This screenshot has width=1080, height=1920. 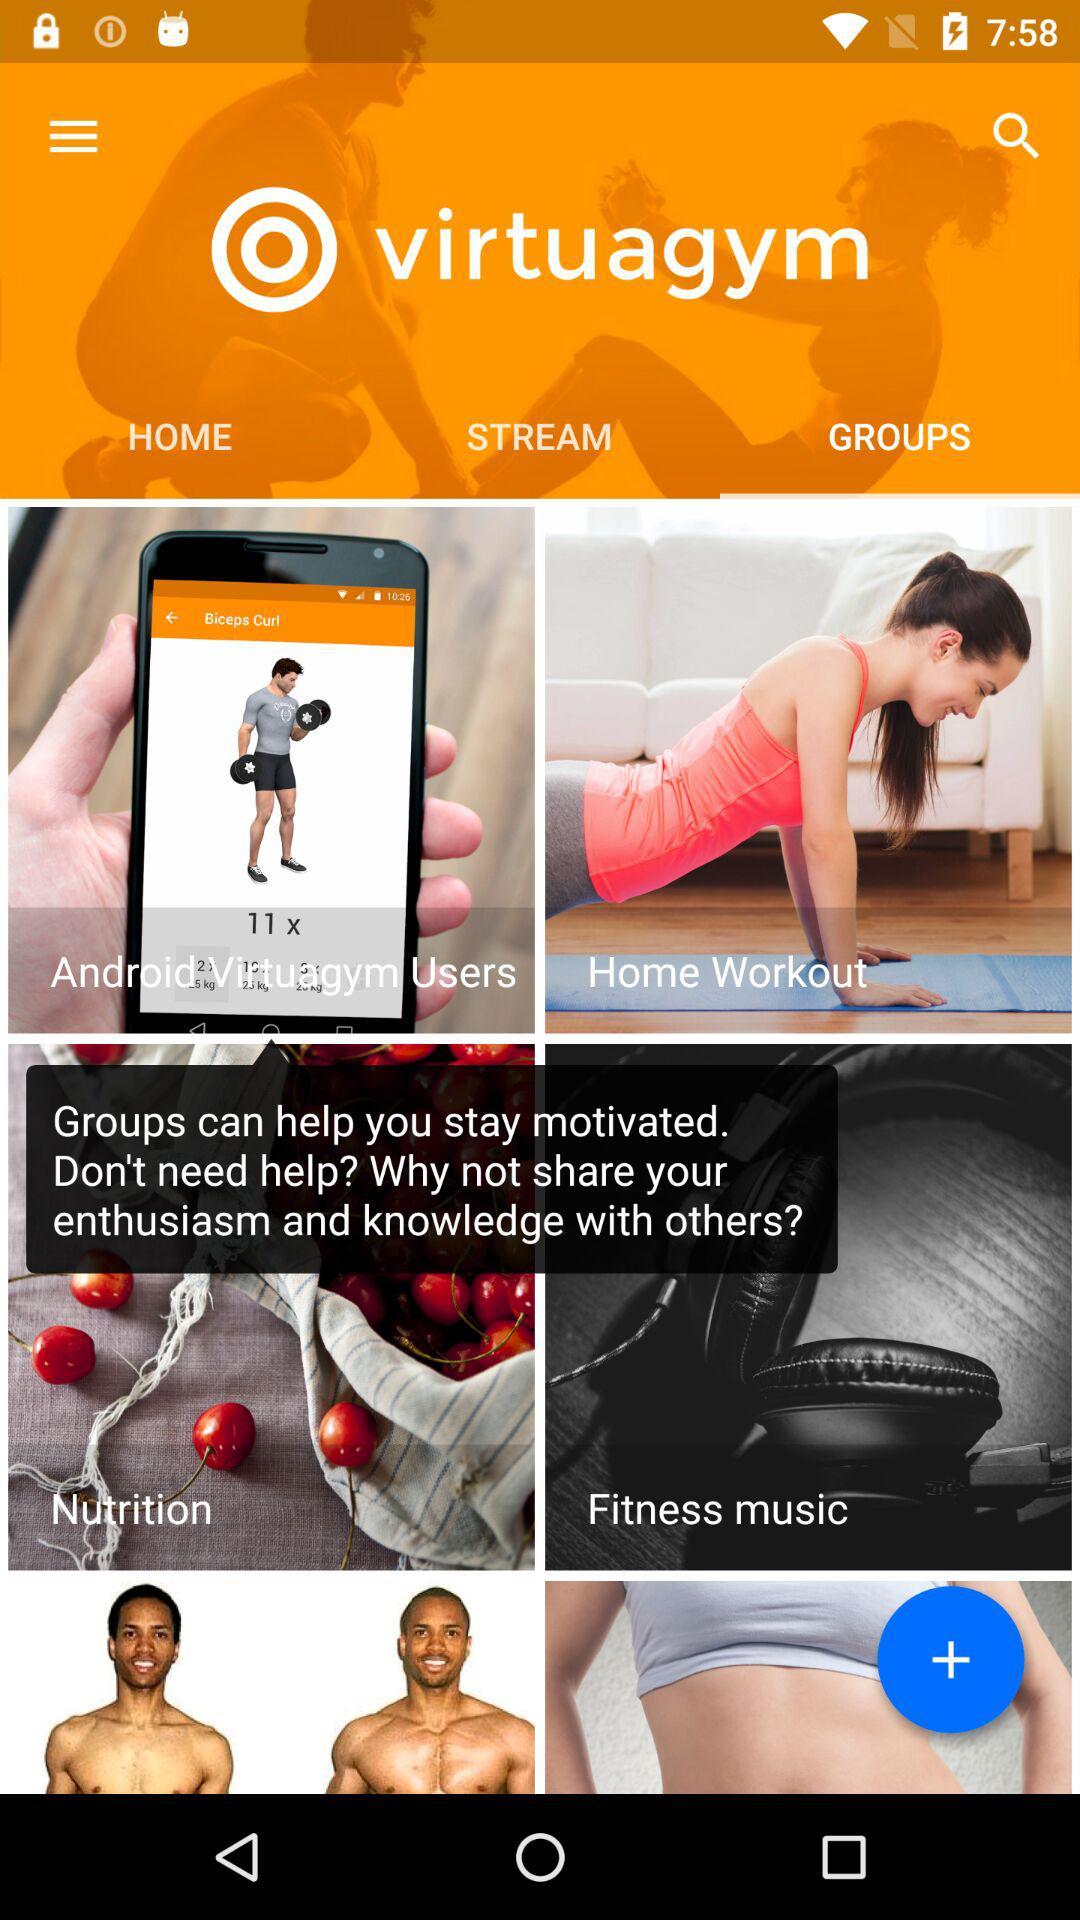 I want to click on new group, so click(x=950, y=1659).